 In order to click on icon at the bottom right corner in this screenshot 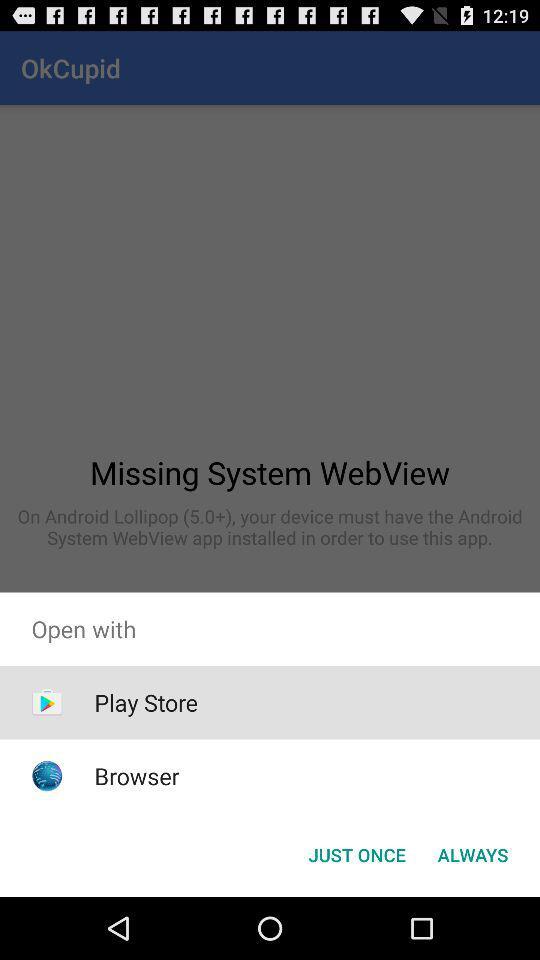, I will do `click(472, 853)`.